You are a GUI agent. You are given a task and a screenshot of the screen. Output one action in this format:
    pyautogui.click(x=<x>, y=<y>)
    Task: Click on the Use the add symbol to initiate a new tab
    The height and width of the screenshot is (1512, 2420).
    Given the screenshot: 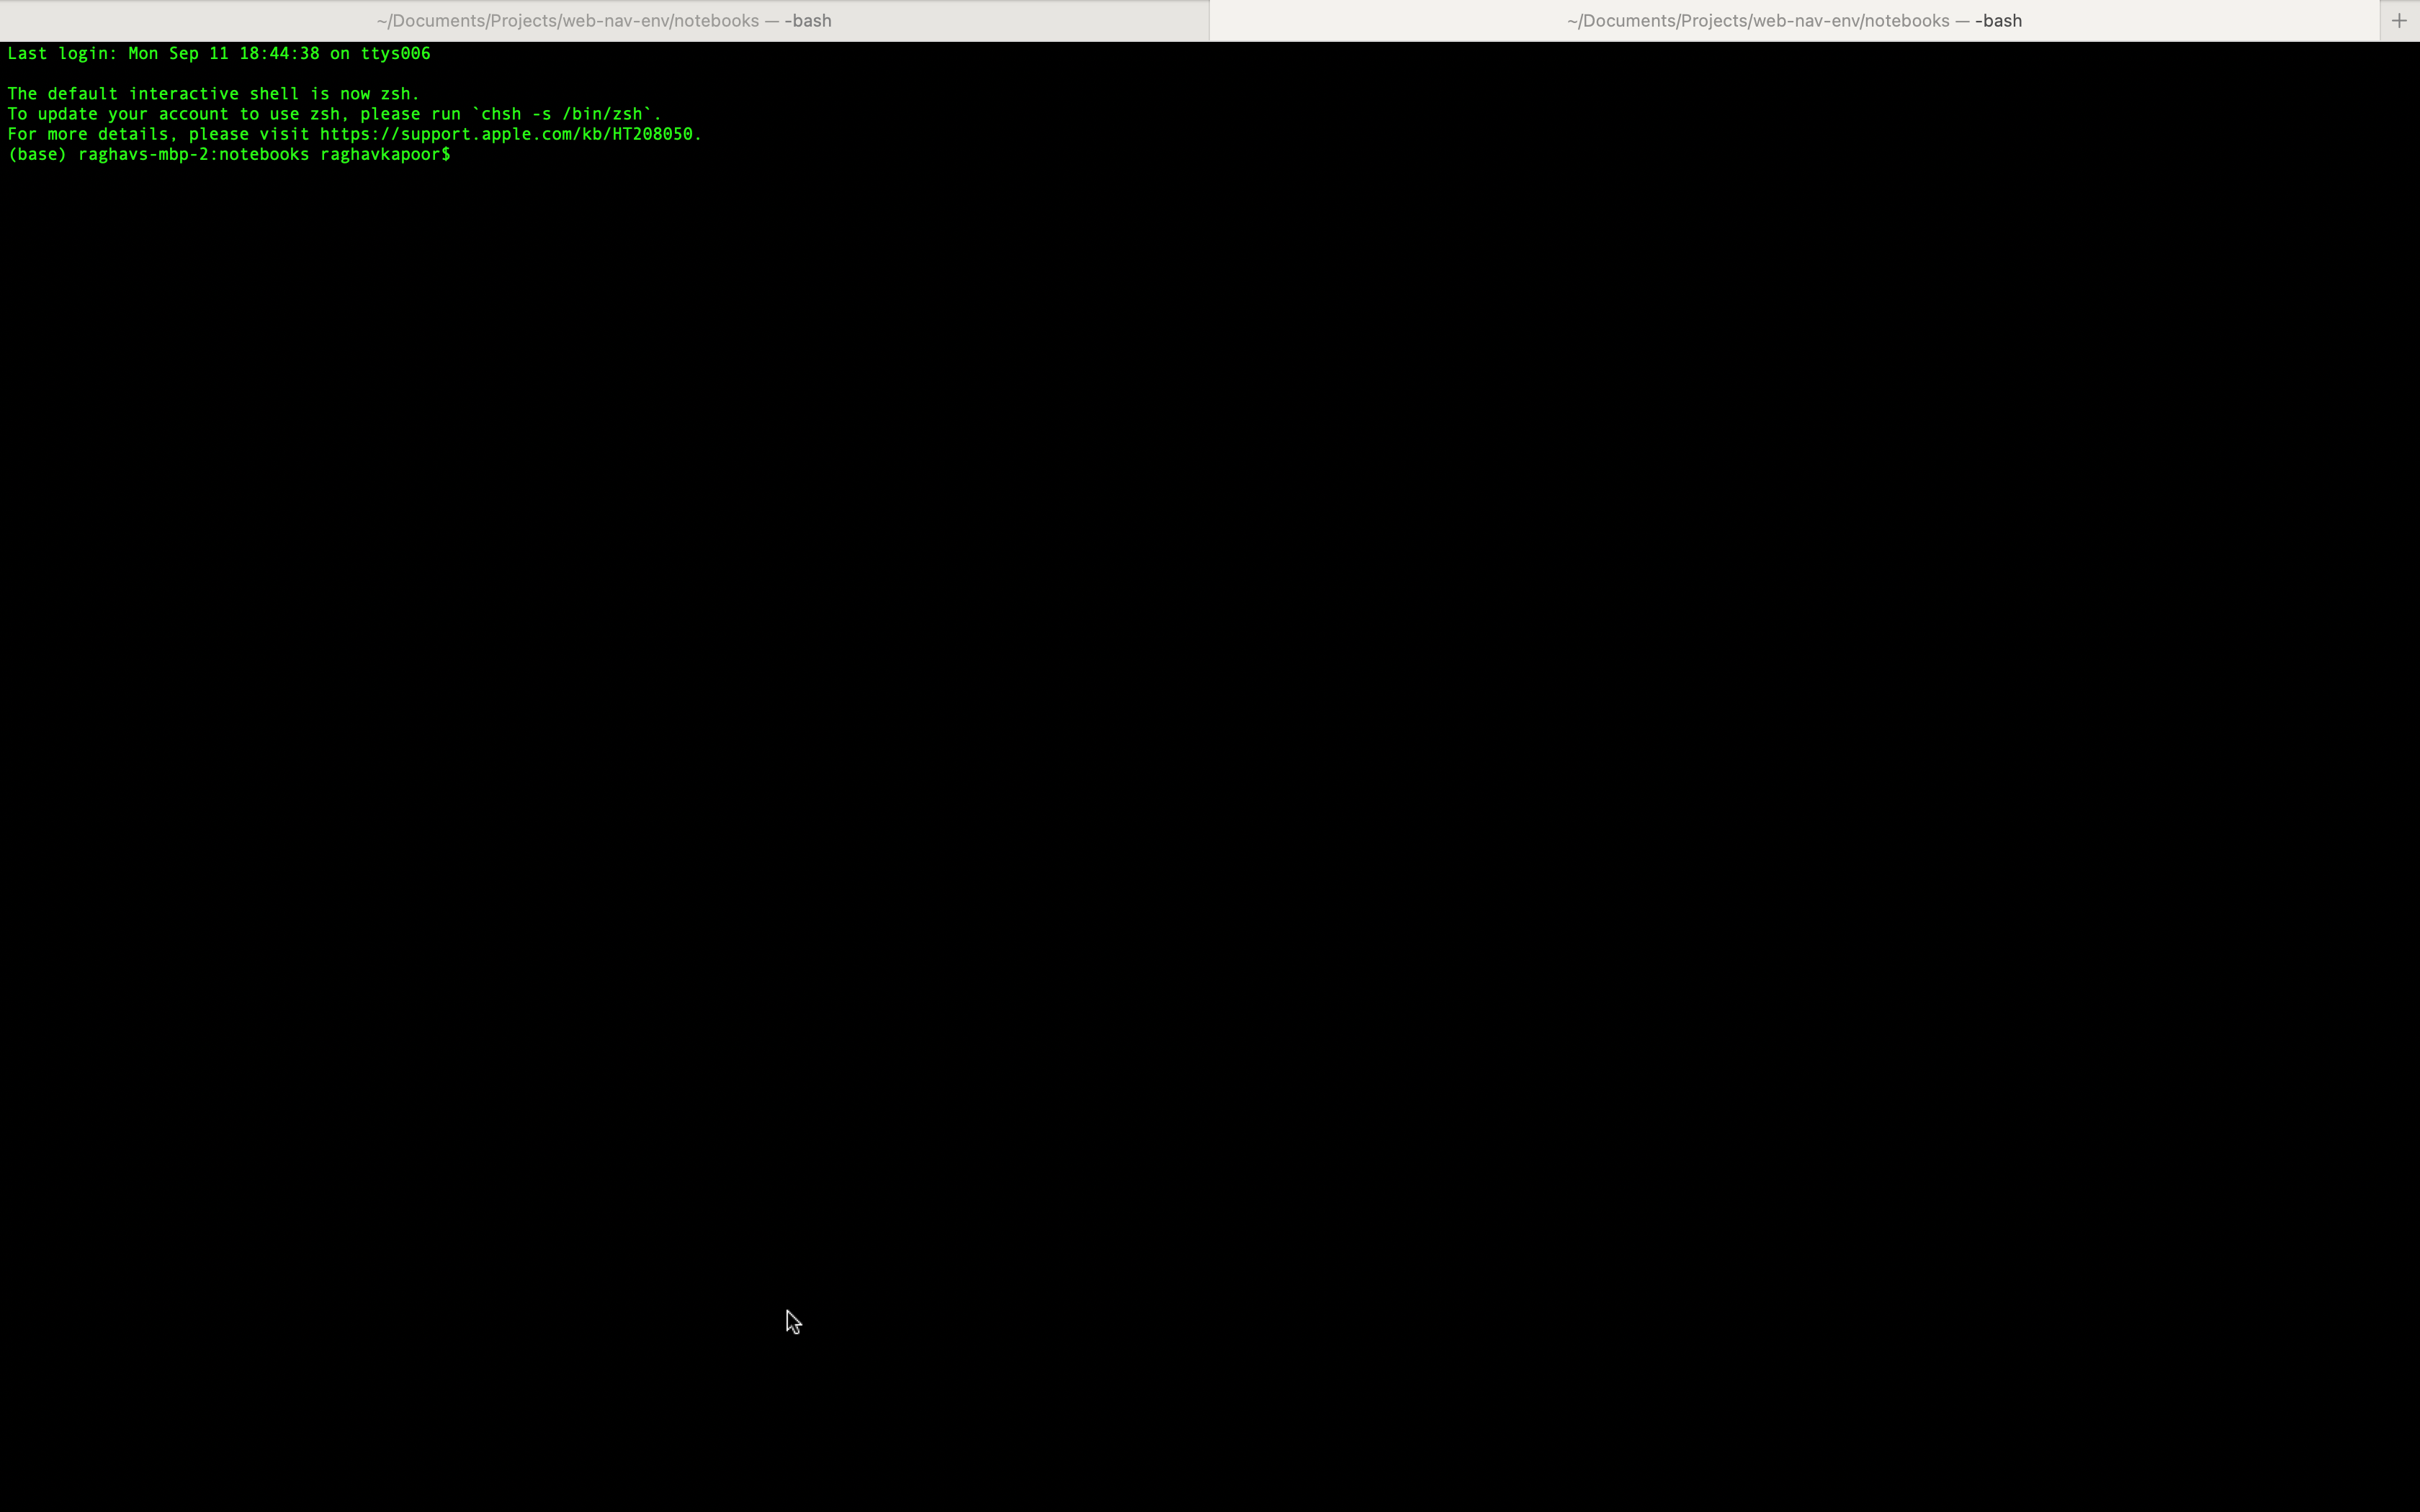 What is the action you would take?
    pyautogui.click(x=2400, y=19)
    